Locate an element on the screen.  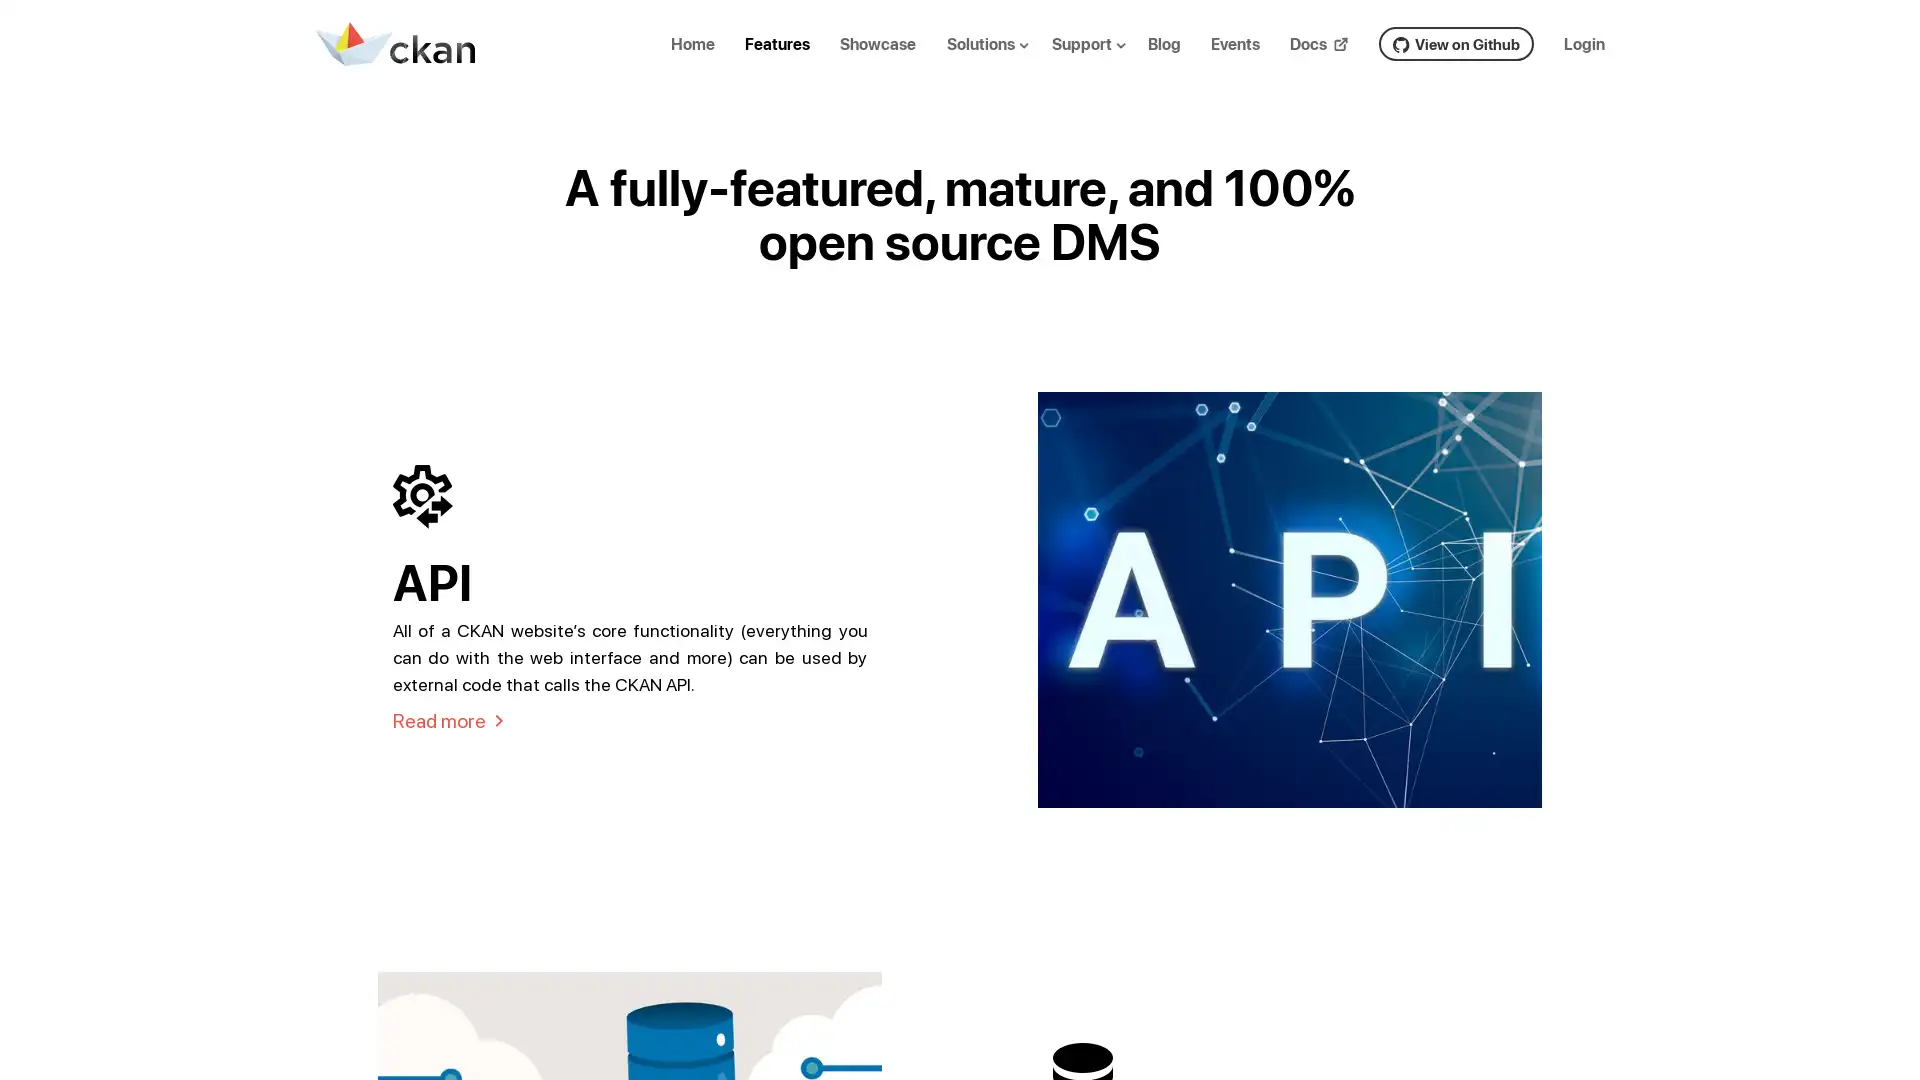
Support is located at coordinates (1104, 58).